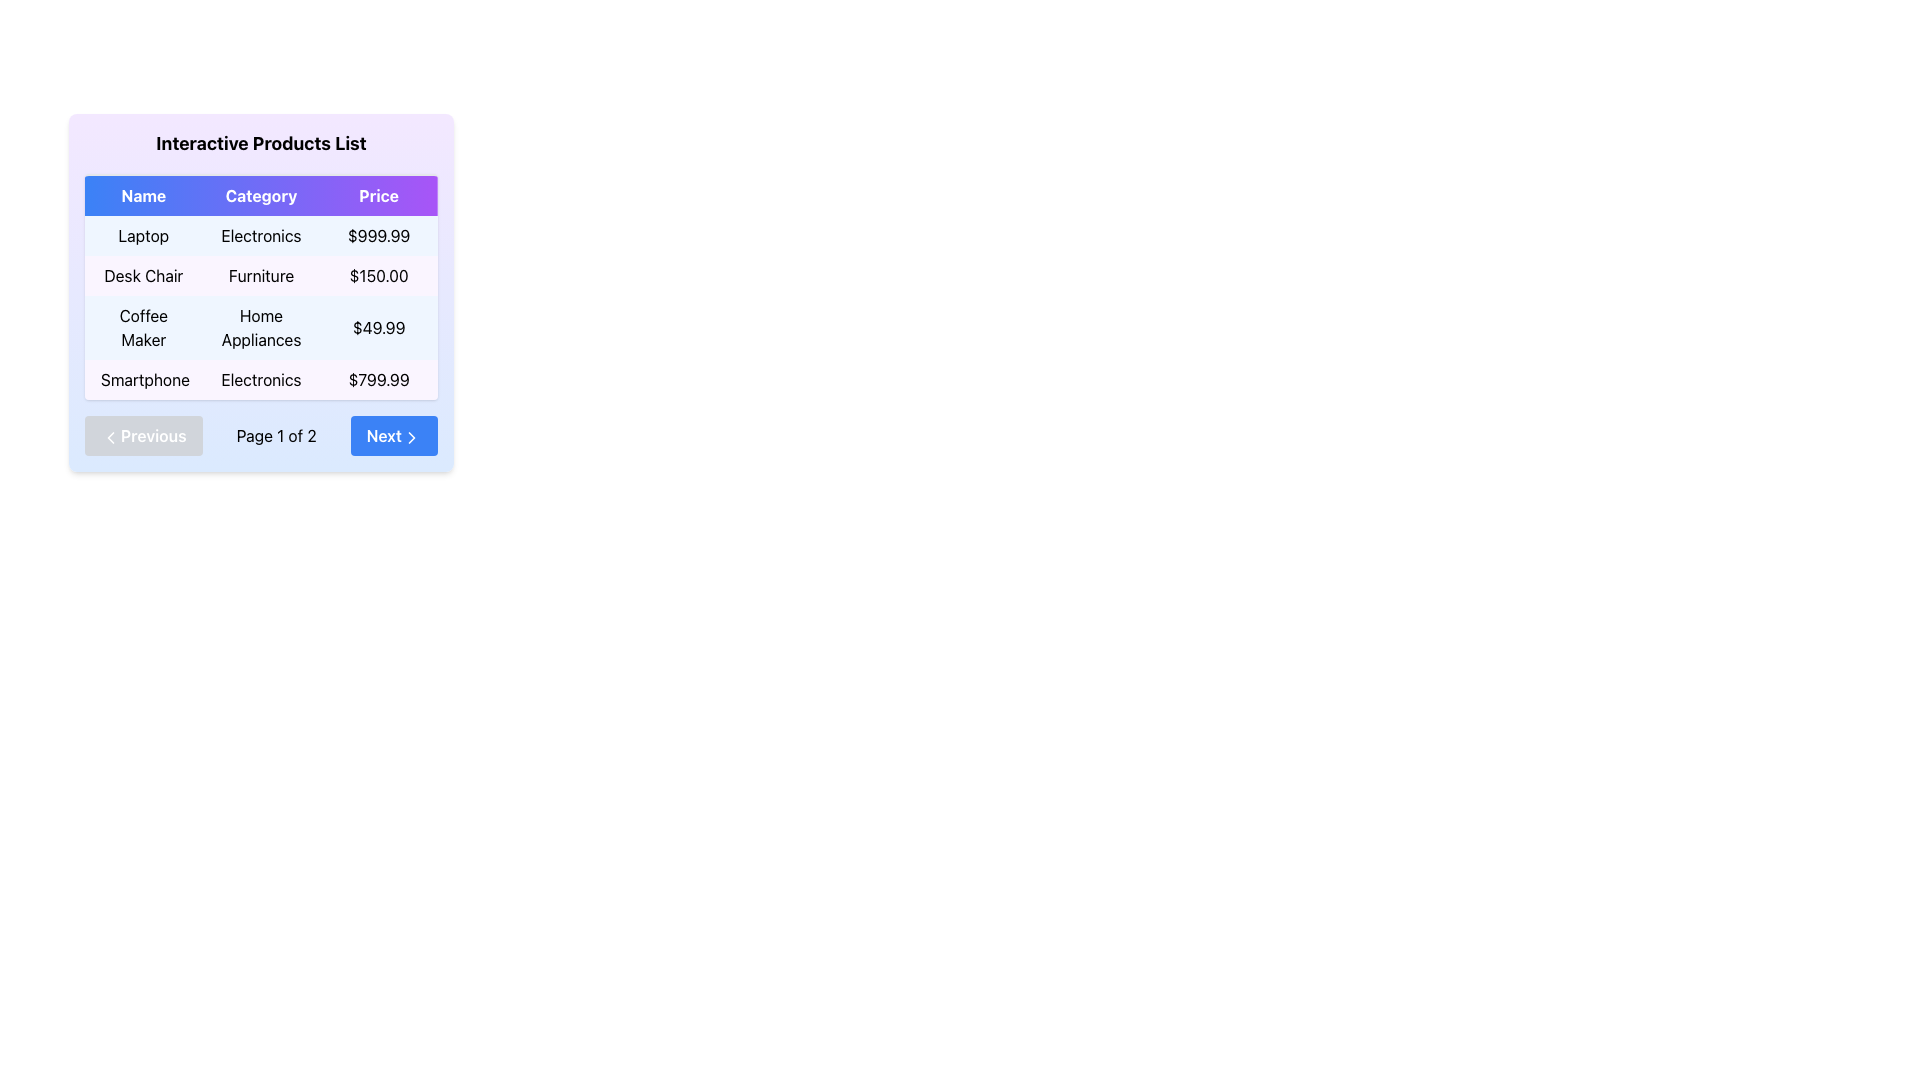 The height and width of the screenshot is (1080, 1920). Describe the element at coordinates (260, 326) in the screenshot. I see `the third row in the table that contains details about the product 'Coffee Maker', categorized under 'Home Appliances' with a price of '$49.99'` at that location.